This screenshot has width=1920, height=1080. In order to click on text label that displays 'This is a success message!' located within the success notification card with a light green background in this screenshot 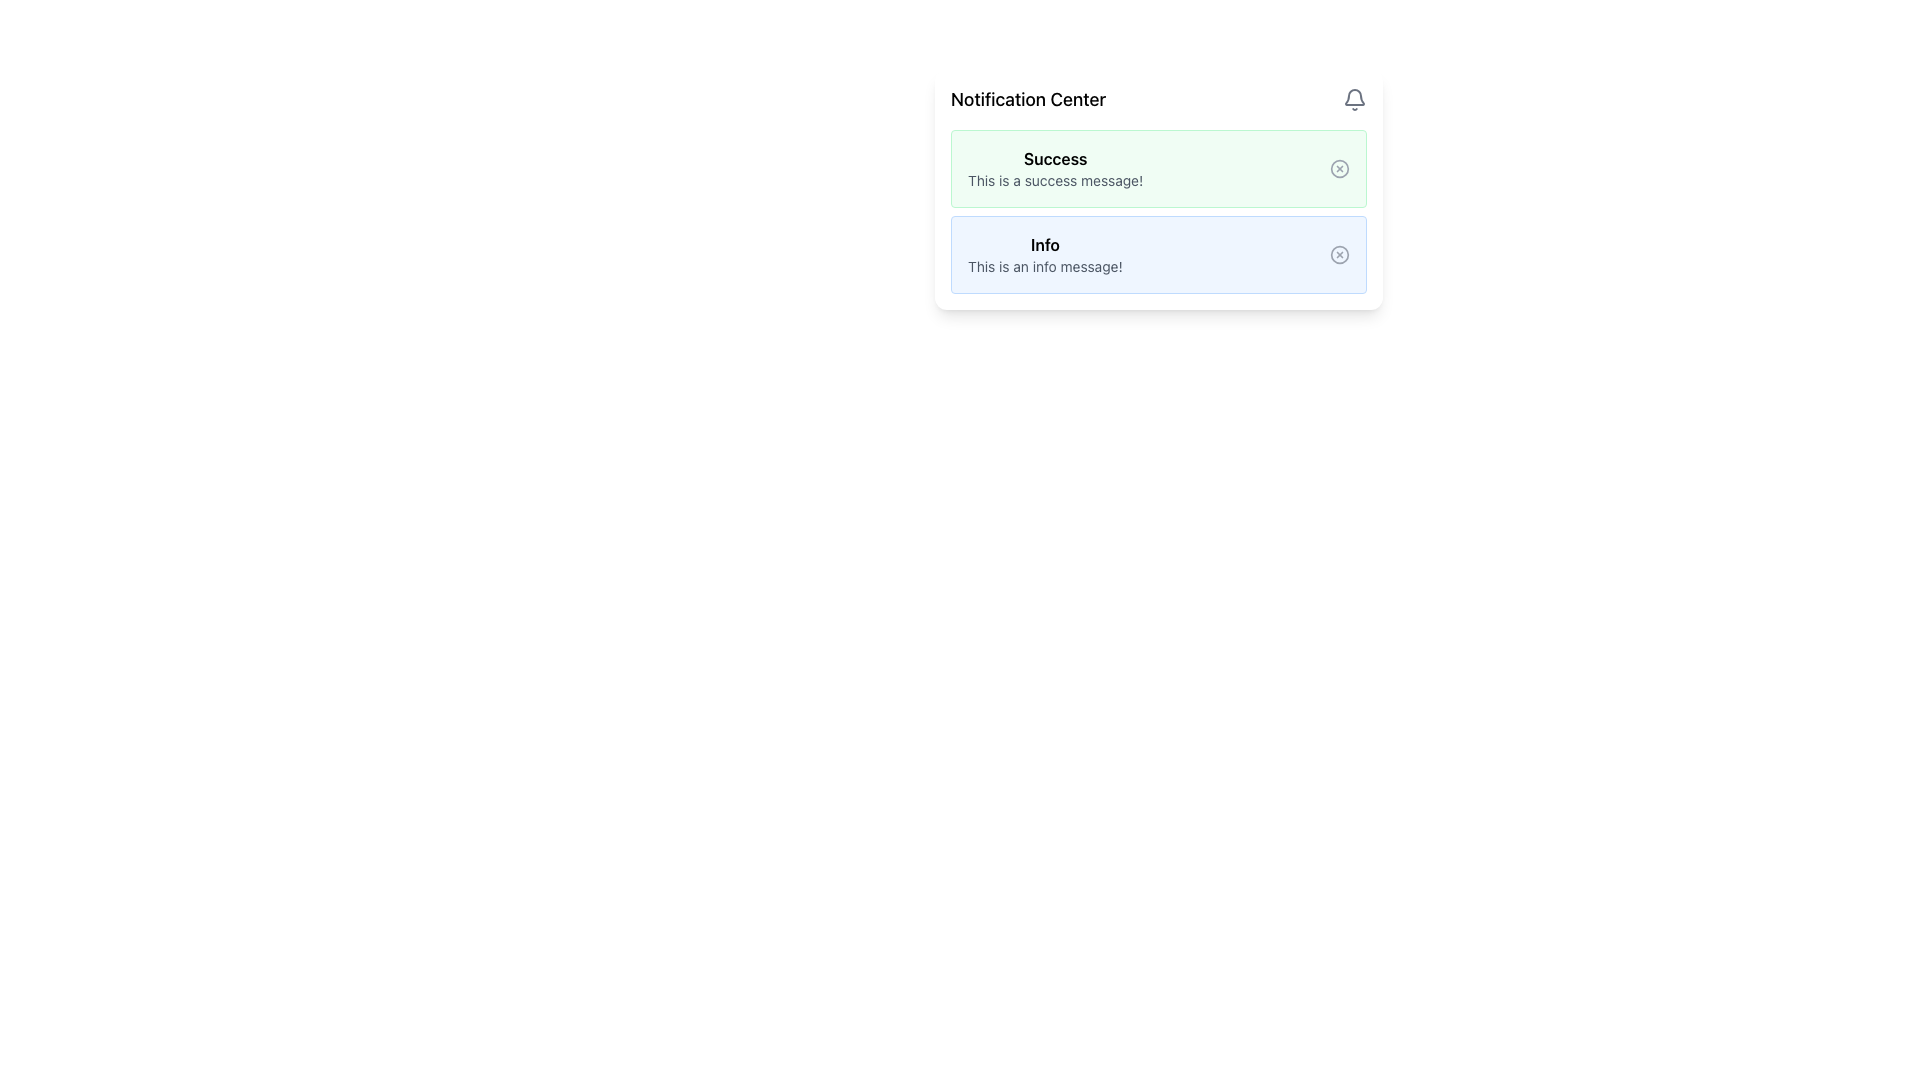, I will do `click(1054, 181)`.